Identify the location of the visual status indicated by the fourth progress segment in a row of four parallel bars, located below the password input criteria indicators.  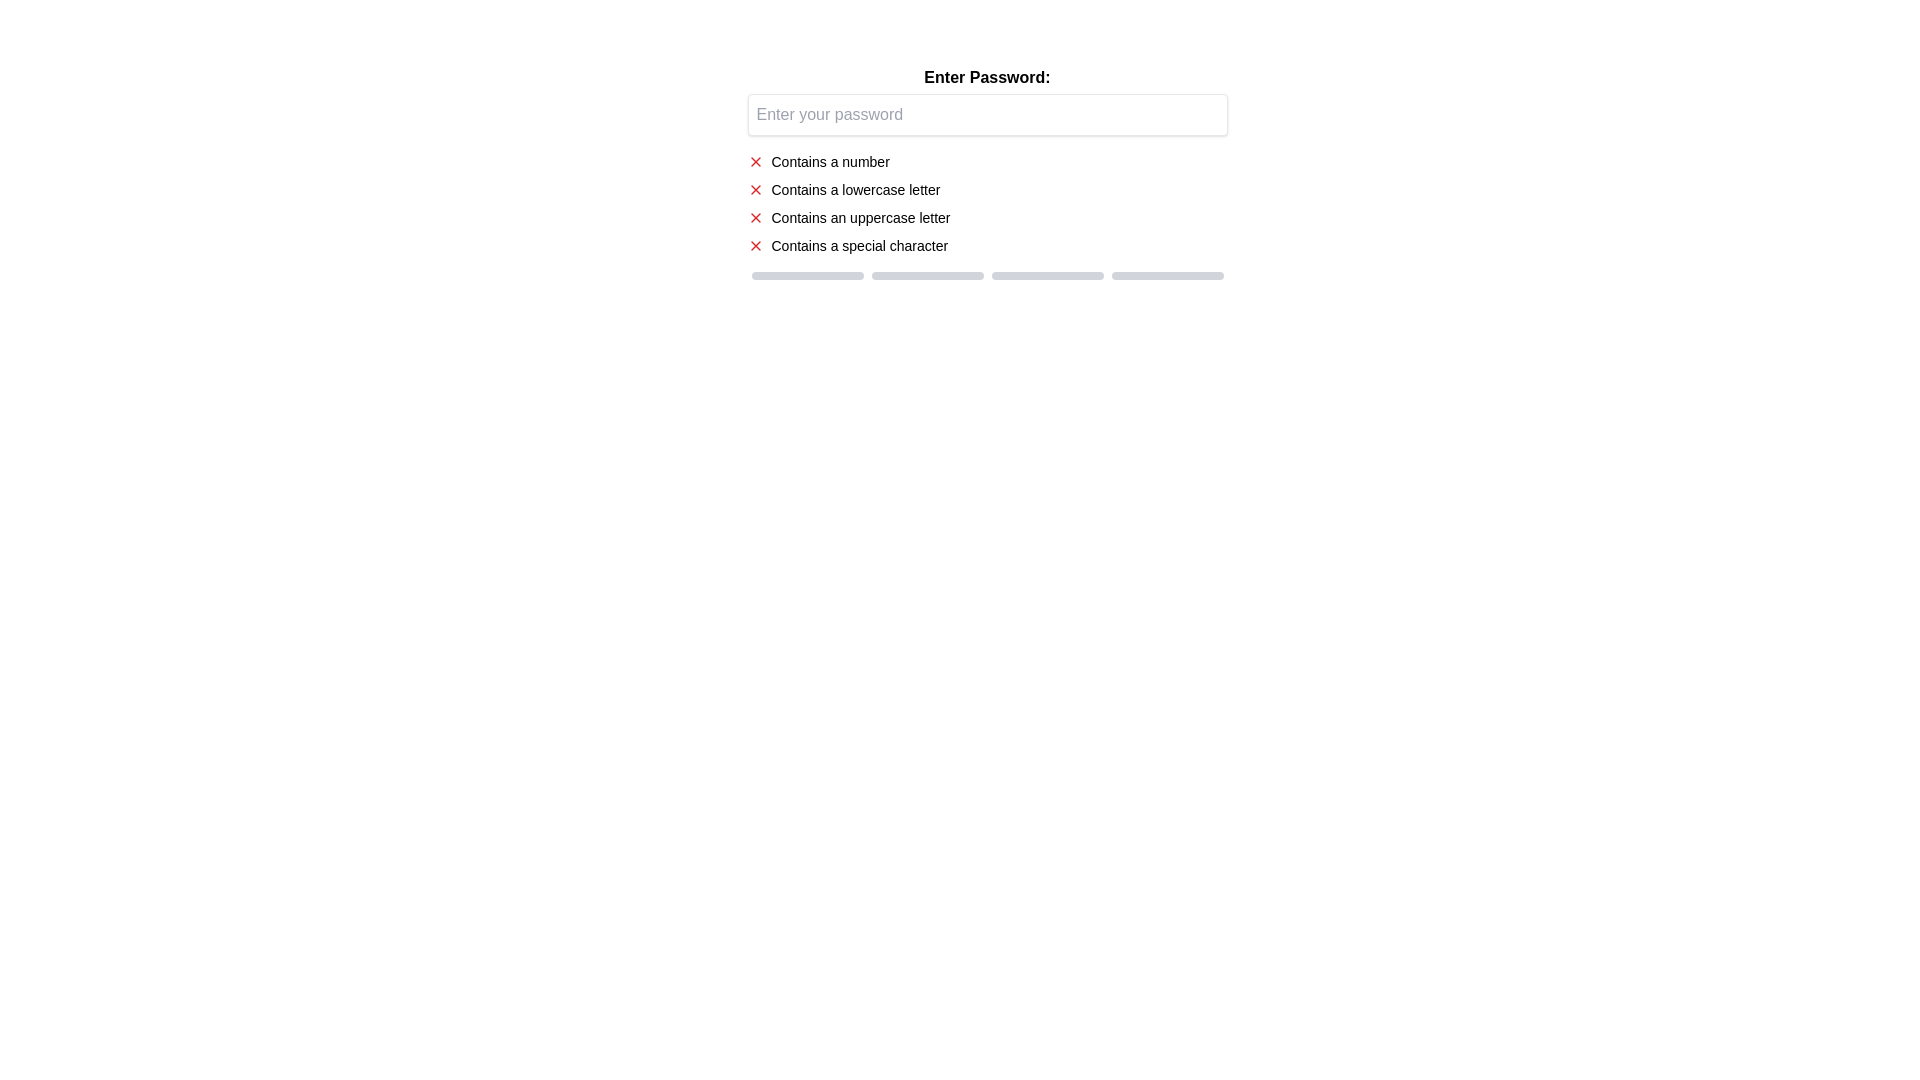
(1167, 276).